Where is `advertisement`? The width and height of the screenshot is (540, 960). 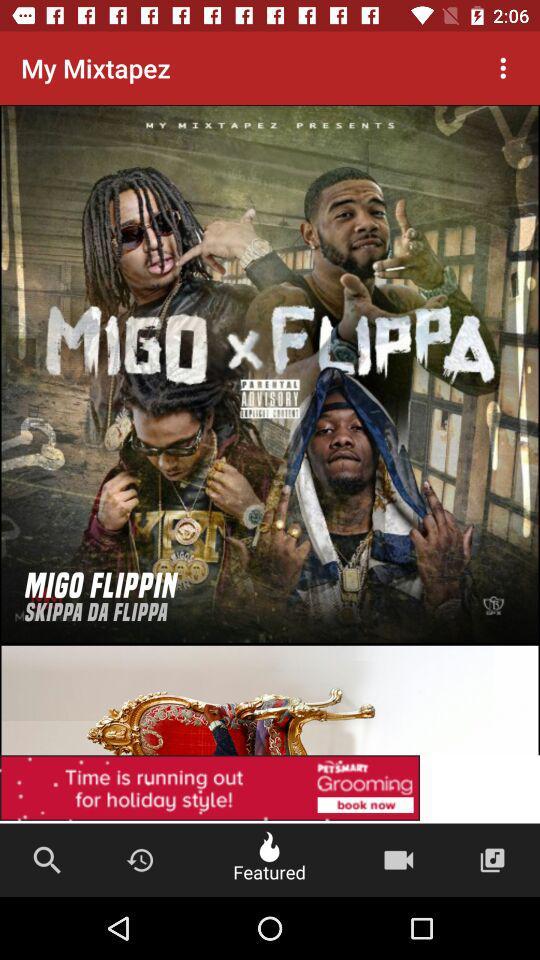 advertisement is located at coordinates (270, 789).